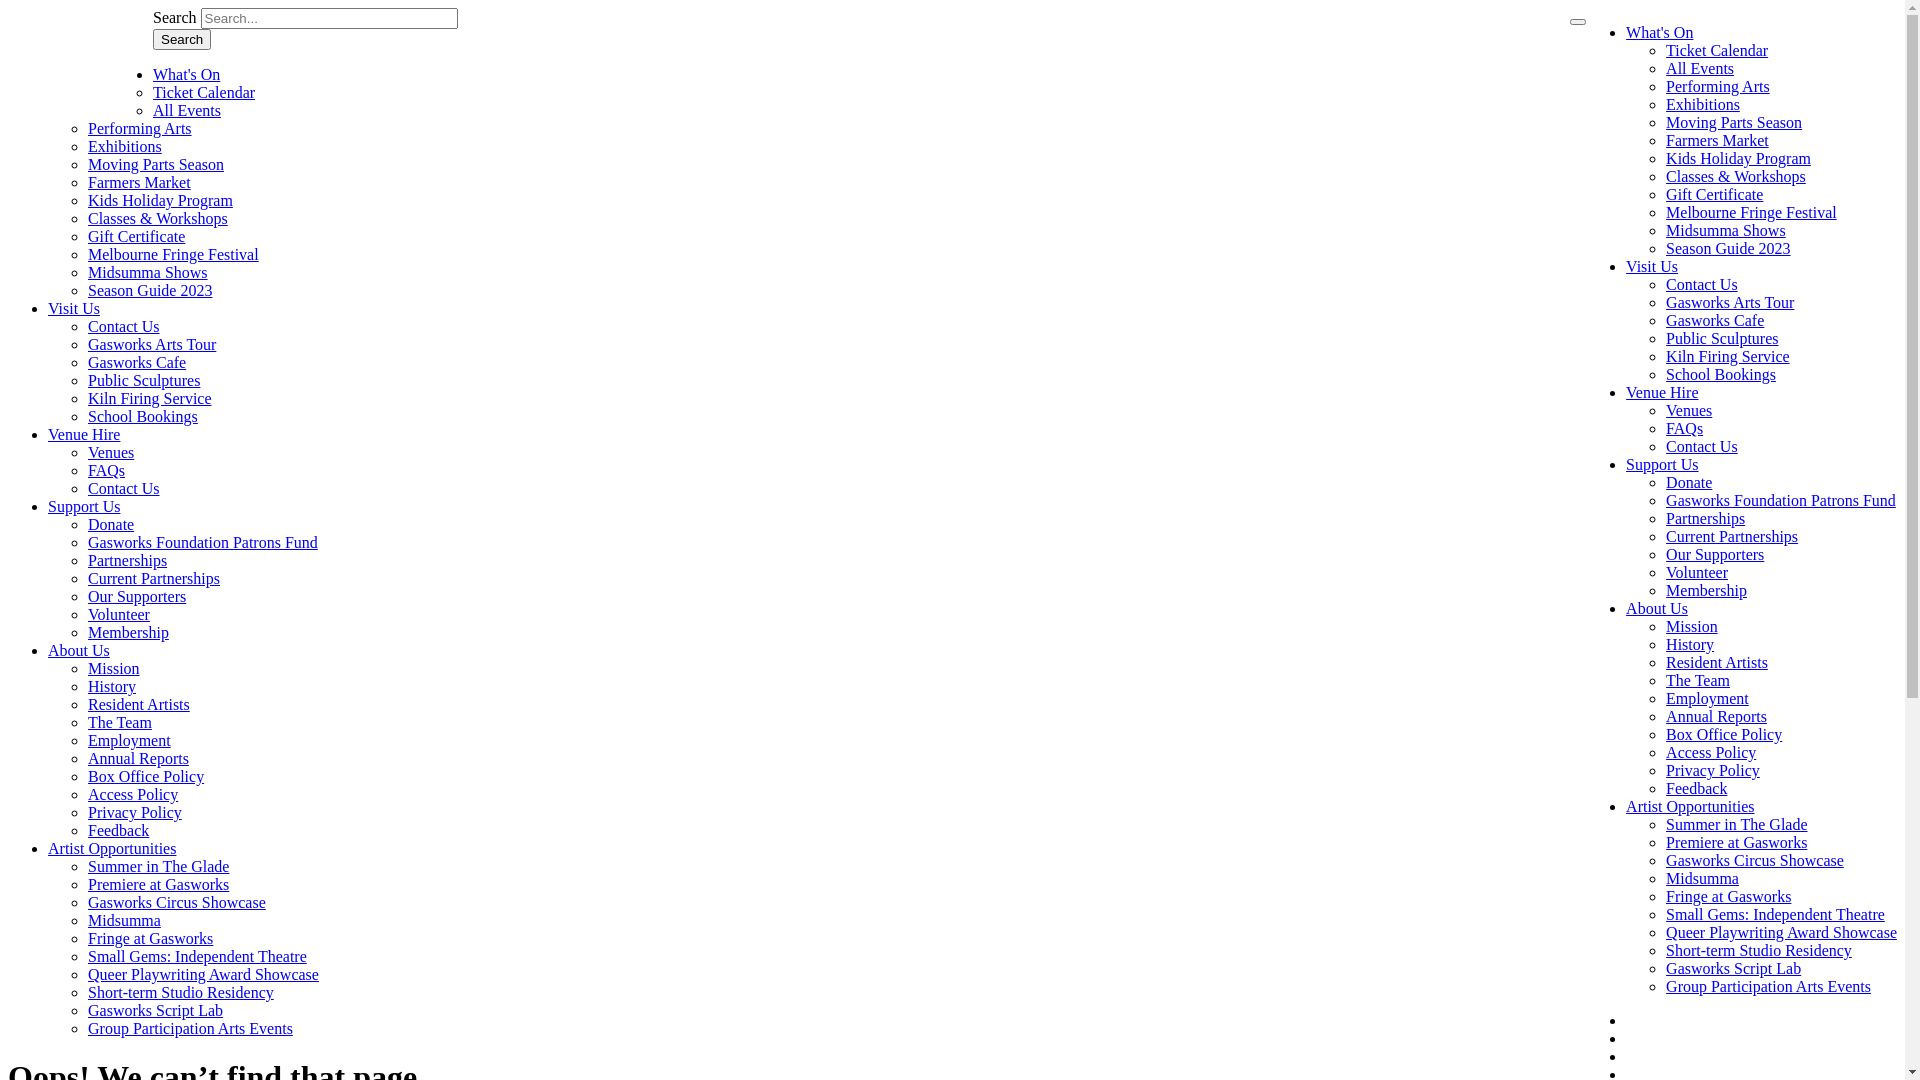 This screenshot has width=1920, height=1080. I want to click on 'Performing Arts', so click(138, 128).